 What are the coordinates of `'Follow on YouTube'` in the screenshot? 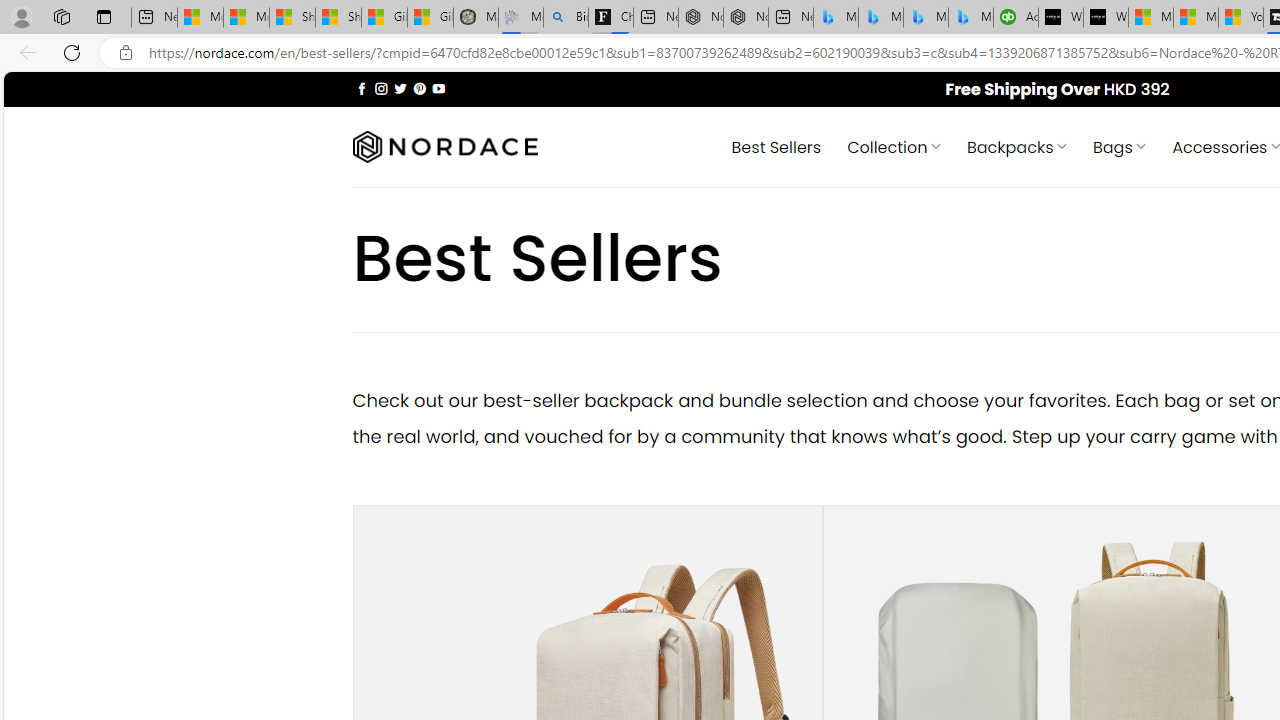 It's located at (438, 87).